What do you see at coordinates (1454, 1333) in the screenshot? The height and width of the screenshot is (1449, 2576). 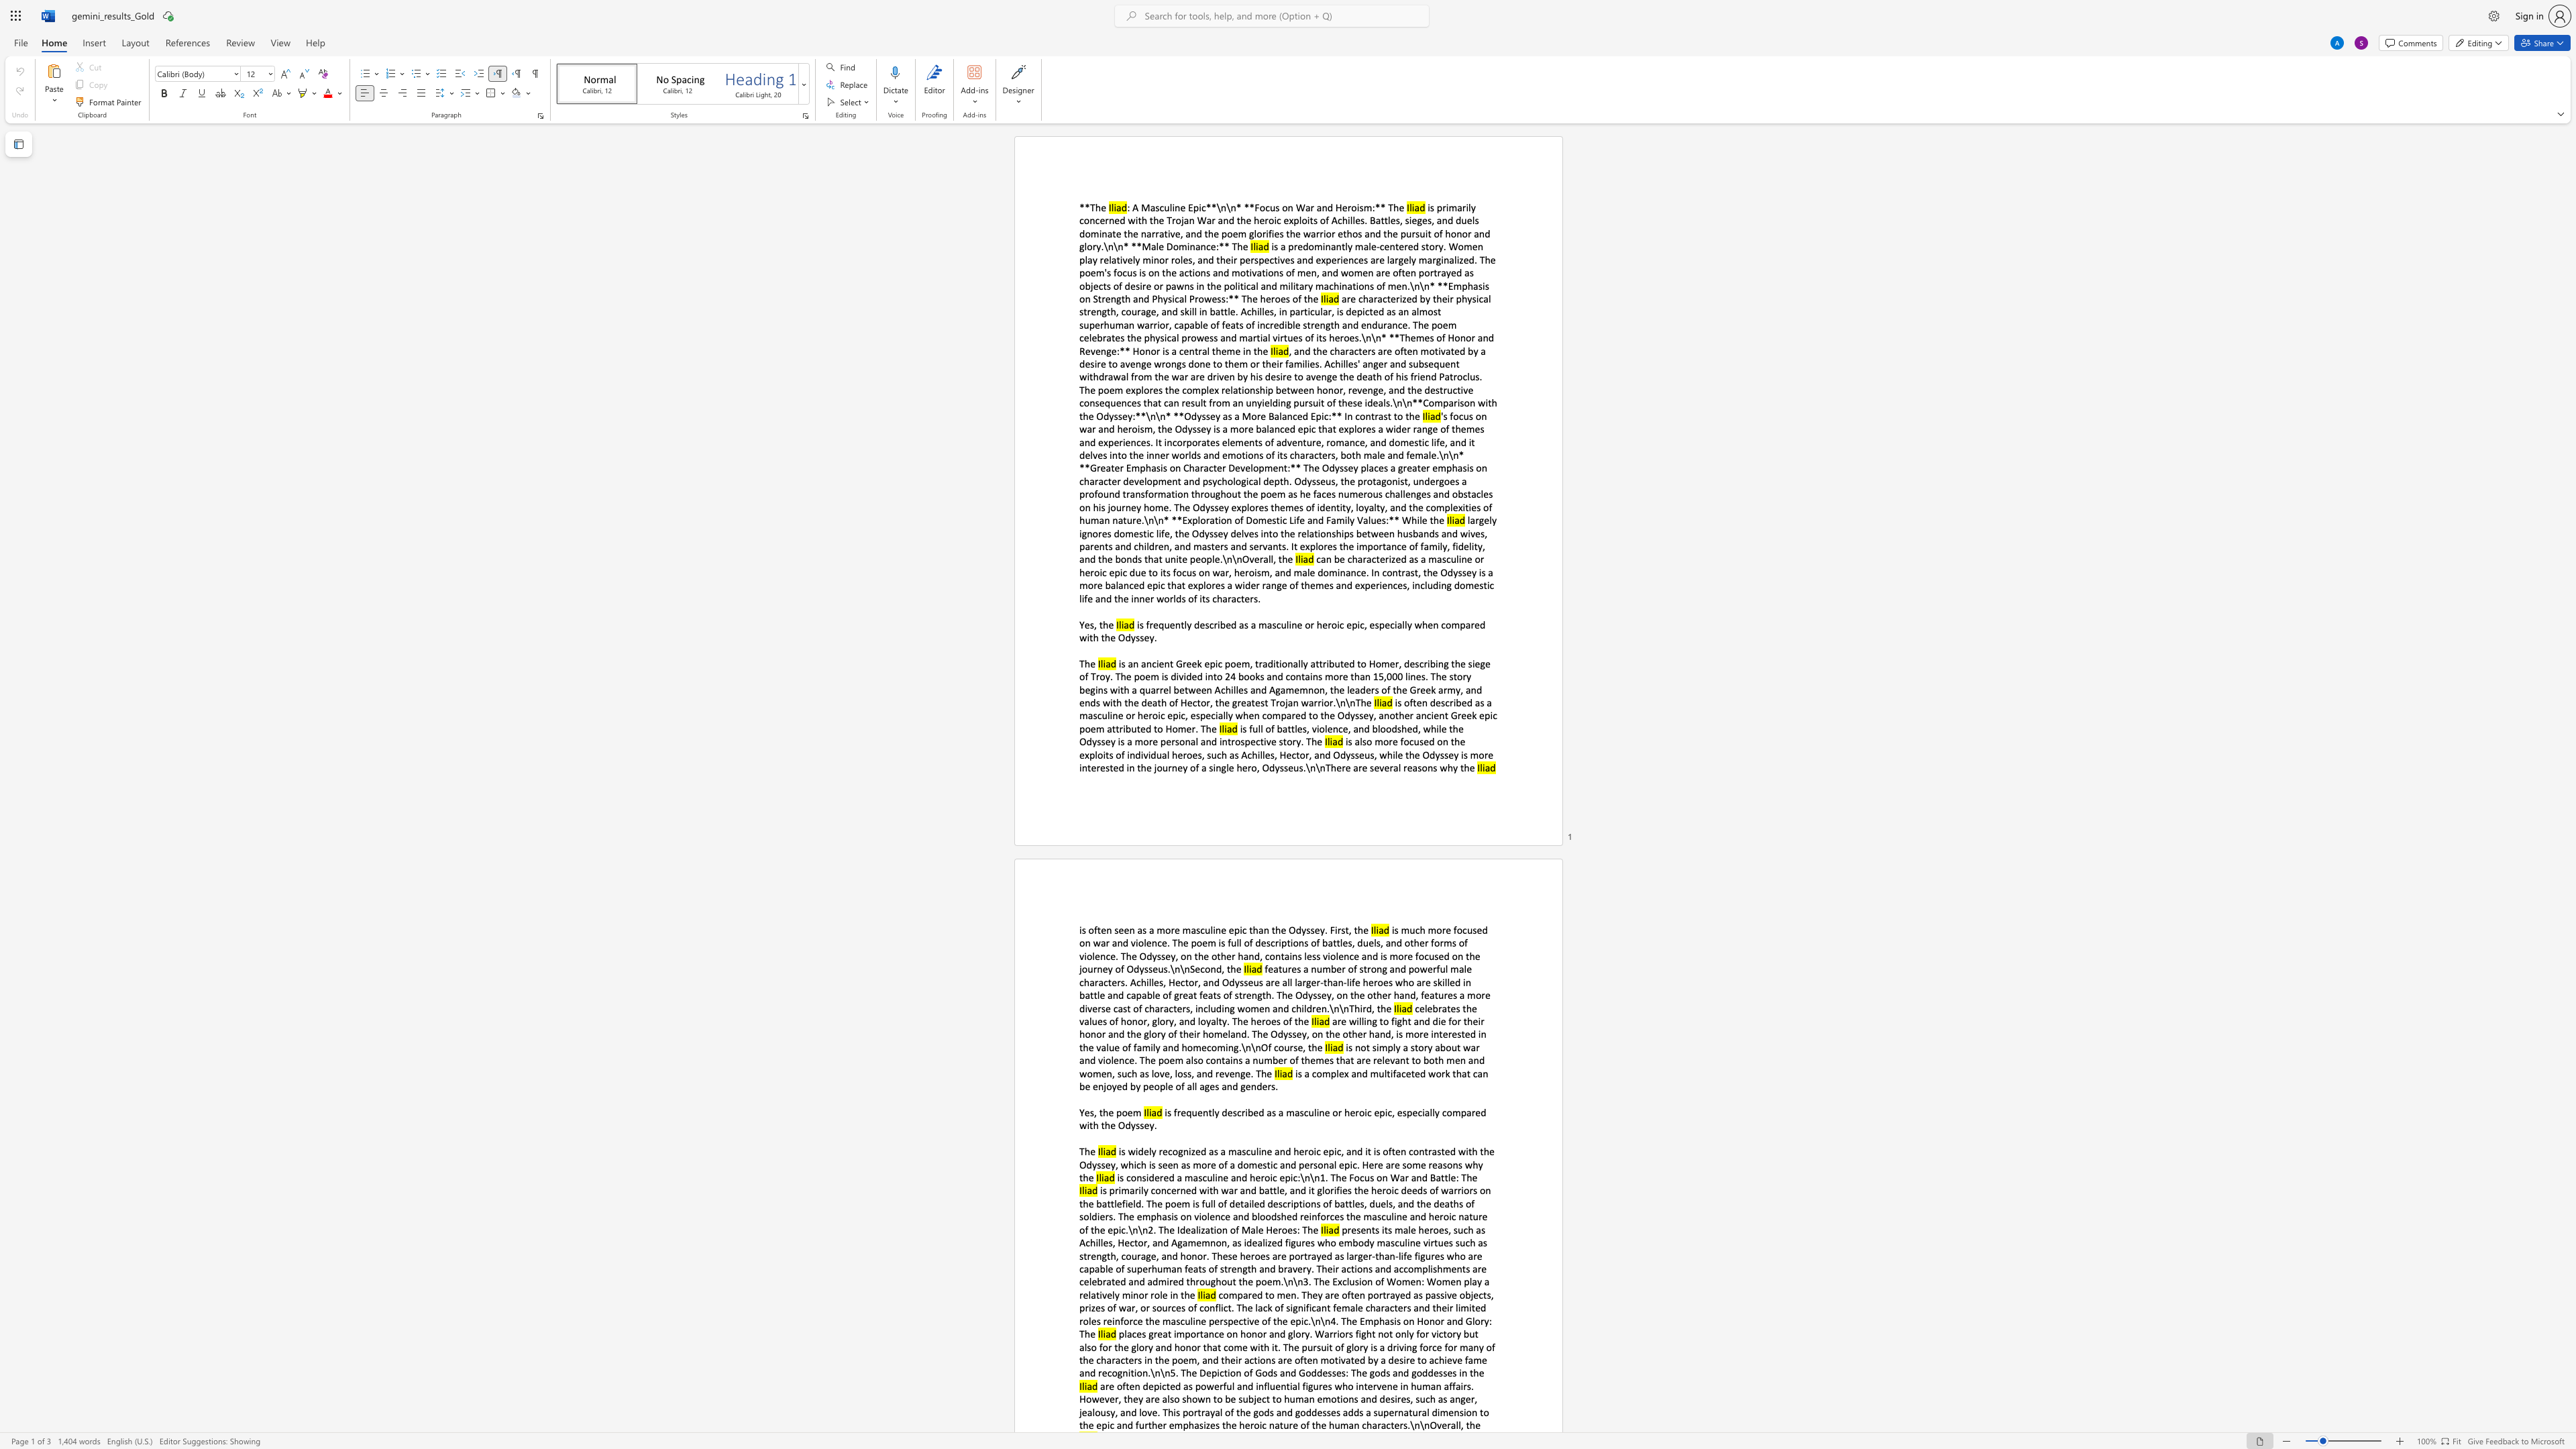 I see `the subset text "y but also for the glory and honor that come with it. The pursuit of glory is a driving fo" within the text "places great importance on honor and glory. Warriors fight not only for victory but also for the glory and honor that come with it. The pursuit of glory is a driving force for many of the characters in the poem, and their actions are often motivated by a desire to achieve fame and recognition.\n\n5. The Depiction of Gods and Goddesses: The gods and goddesses in the"` at bounding box center [1454, 1333].